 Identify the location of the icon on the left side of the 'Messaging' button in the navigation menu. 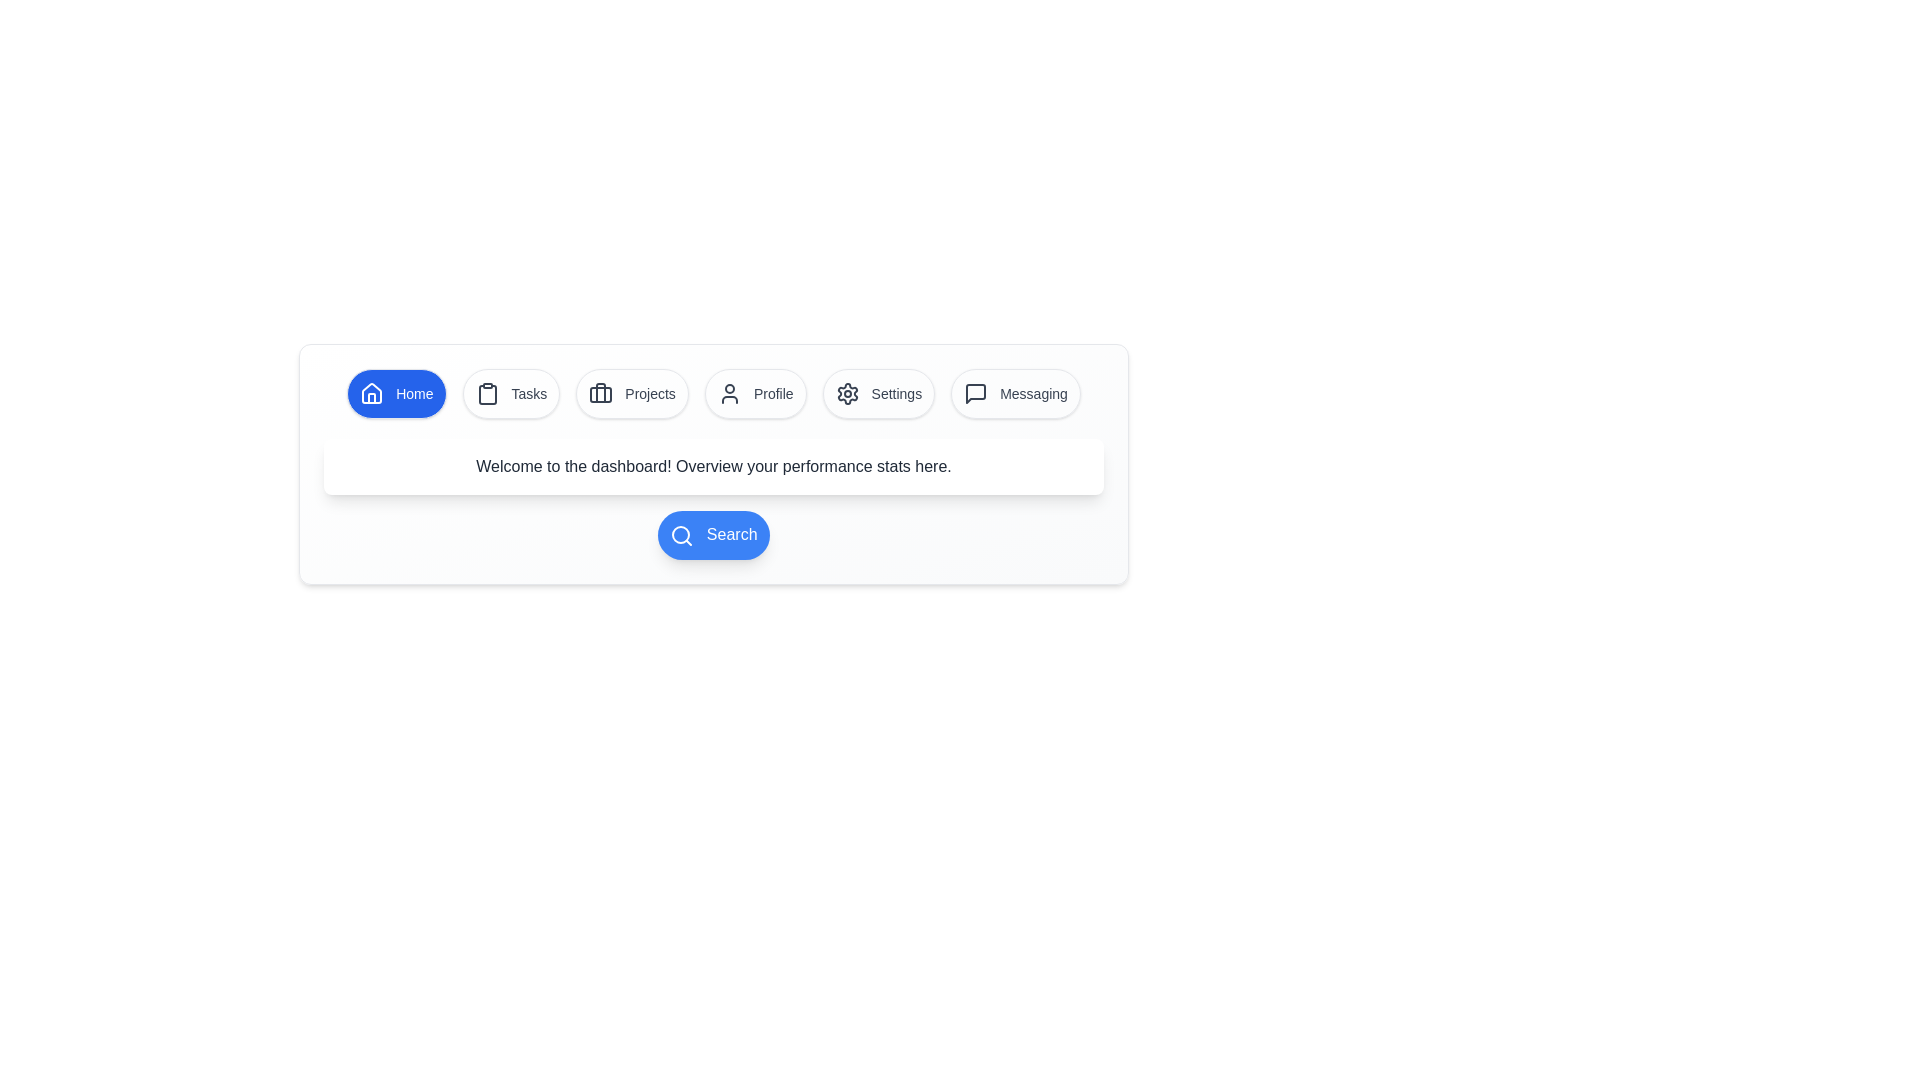
(976, 393).